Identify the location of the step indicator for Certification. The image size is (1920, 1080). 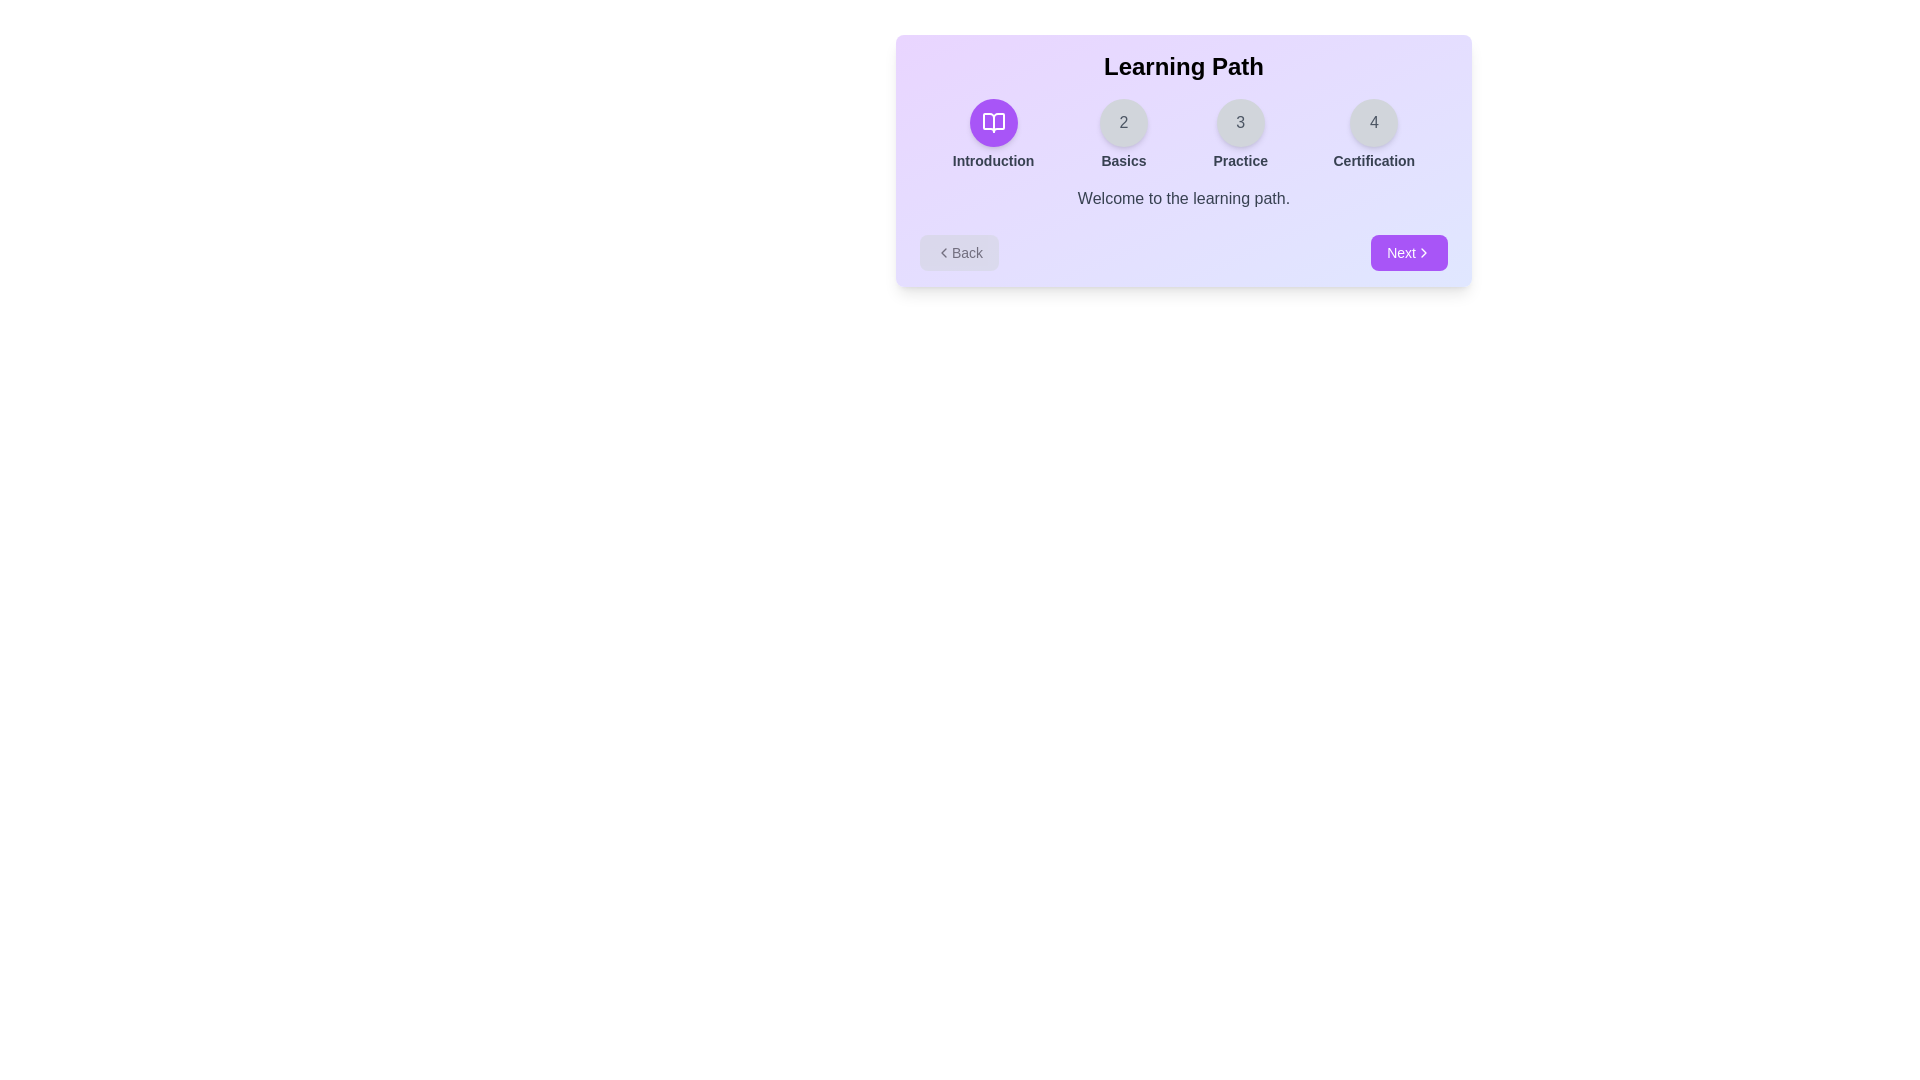
(1373, 135).